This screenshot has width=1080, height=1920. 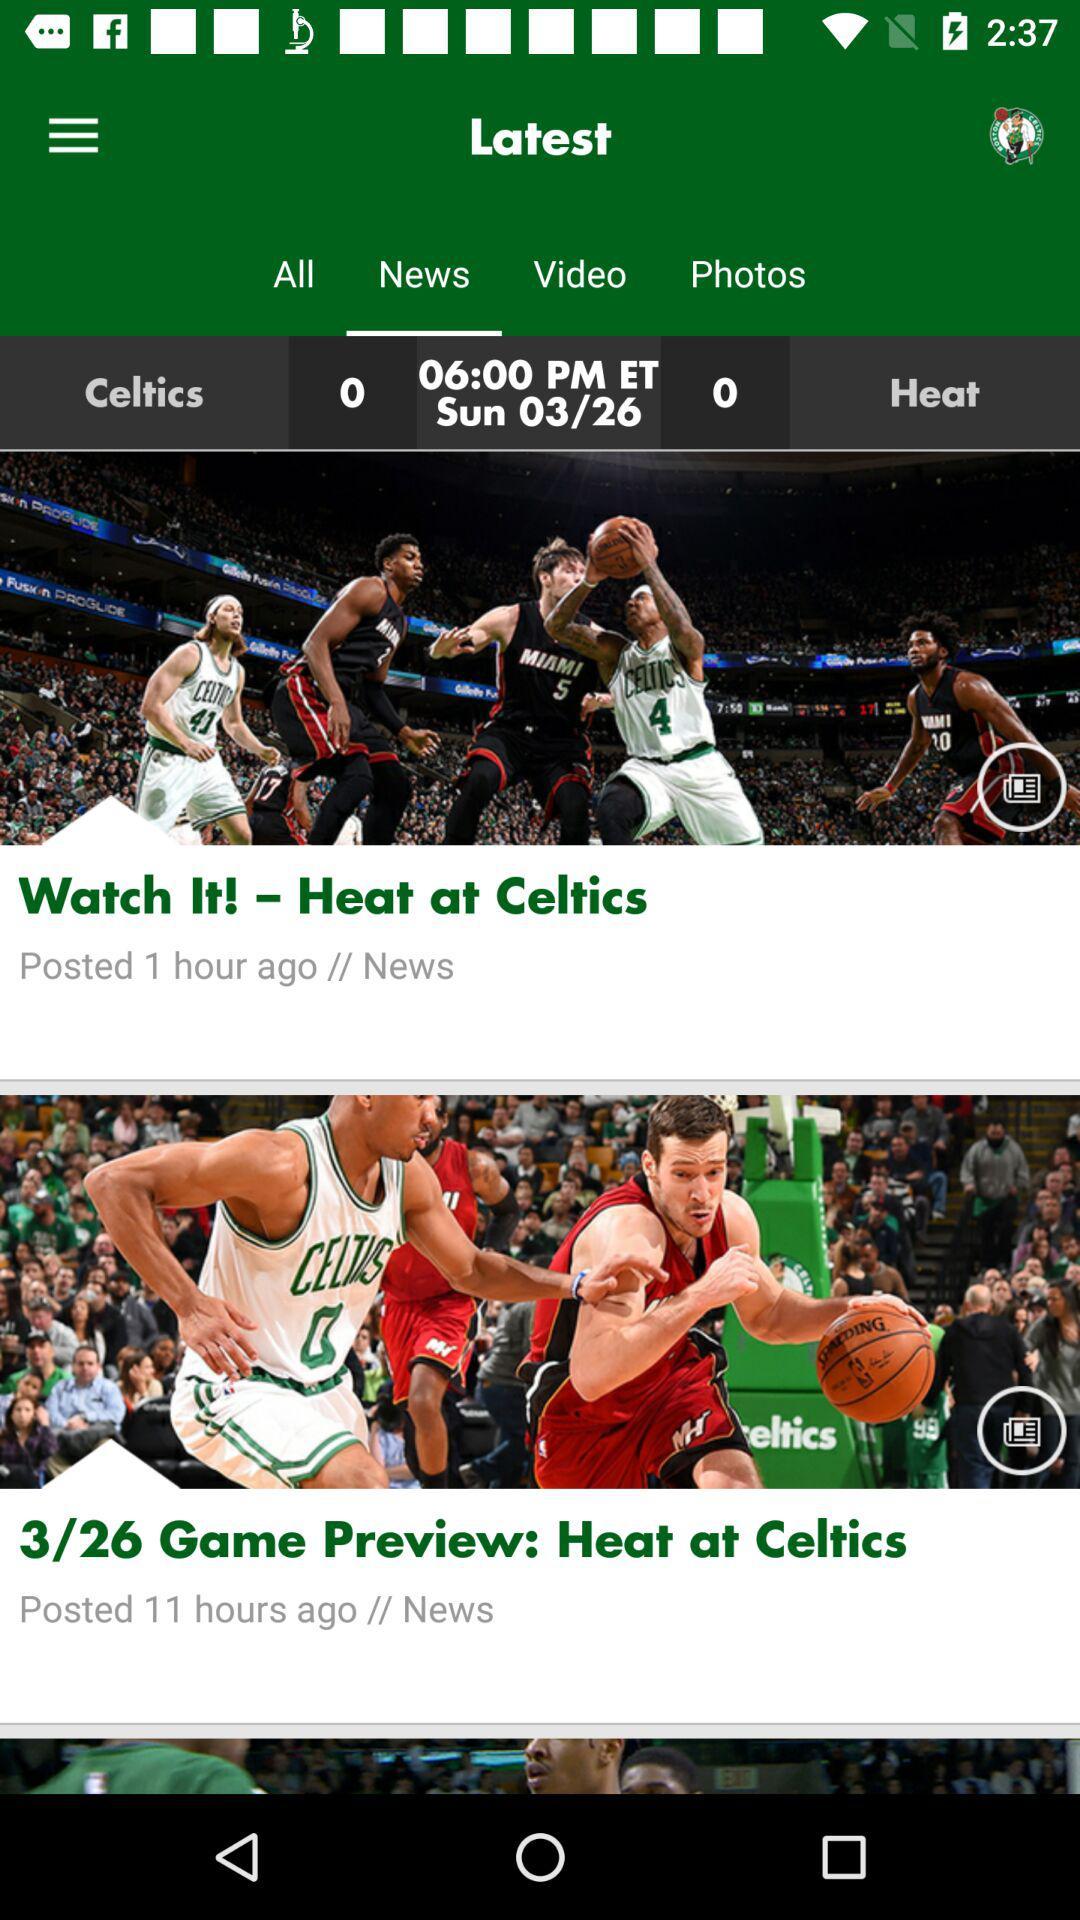 I want to click on icon above the celtics item, so click(x=72, y=135).